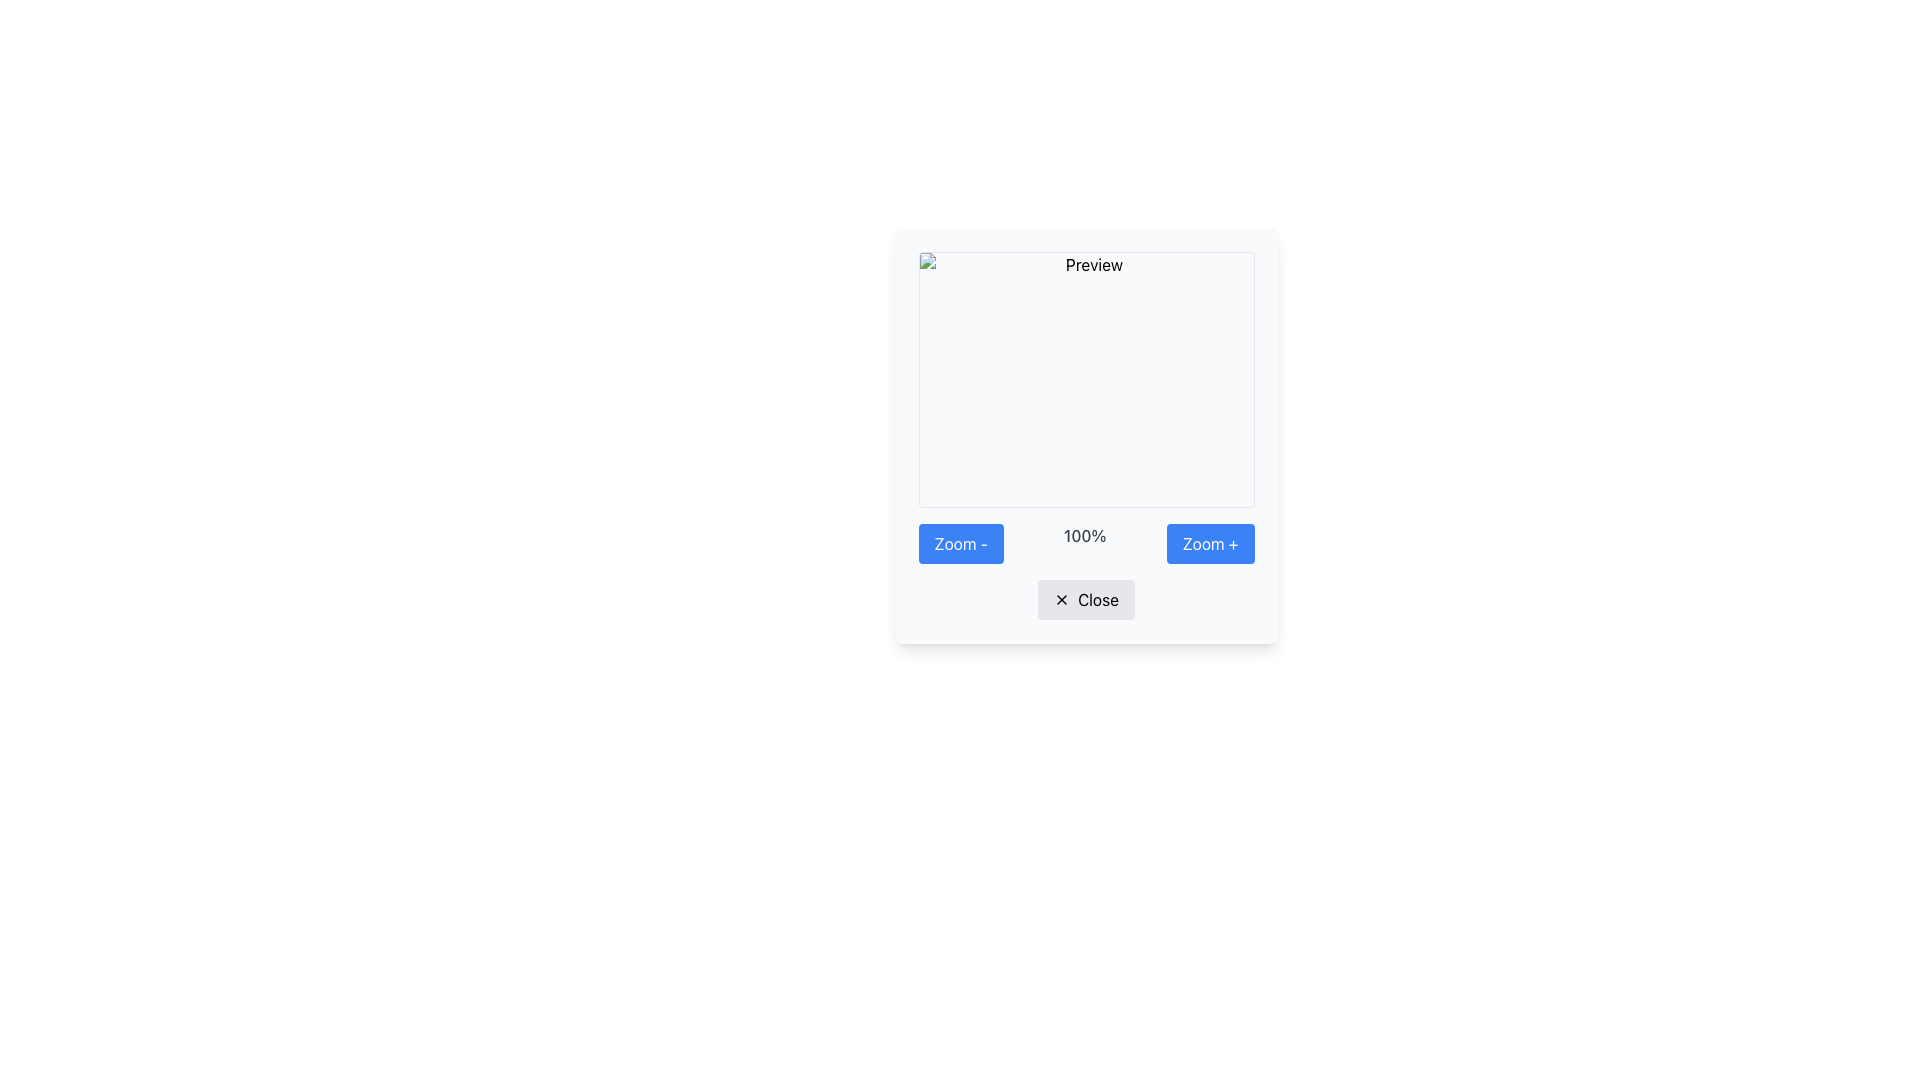 The image size is (1920, 1080). What do you see at coordinates (961, 543) in the screenshot?
I see `the blue rectangular button labeled 'Zoom -' to decrease the zoom level, located to the left of the '100%' label and right of the 'Zoom +' button` at bounding box center [961, 543].